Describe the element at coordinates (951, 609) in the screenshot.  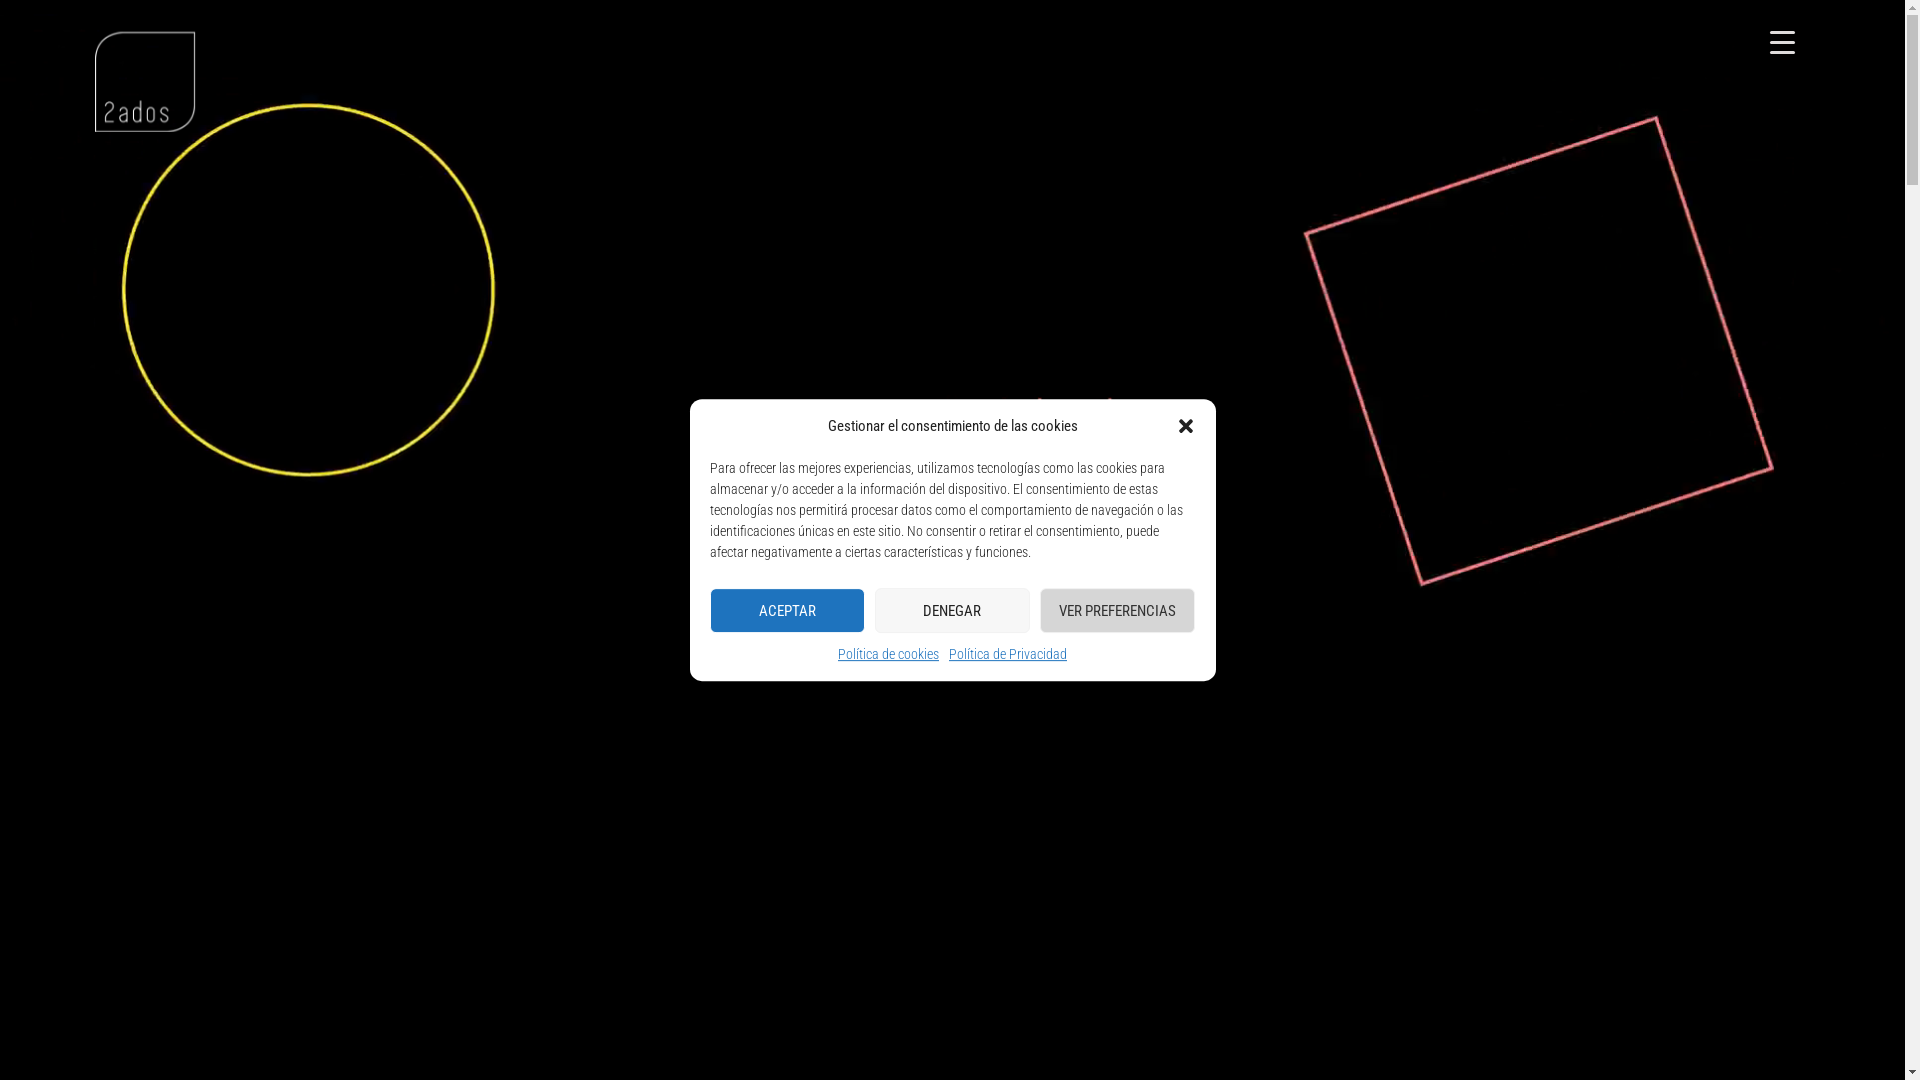
I see `'DENEGAR'` at that location.